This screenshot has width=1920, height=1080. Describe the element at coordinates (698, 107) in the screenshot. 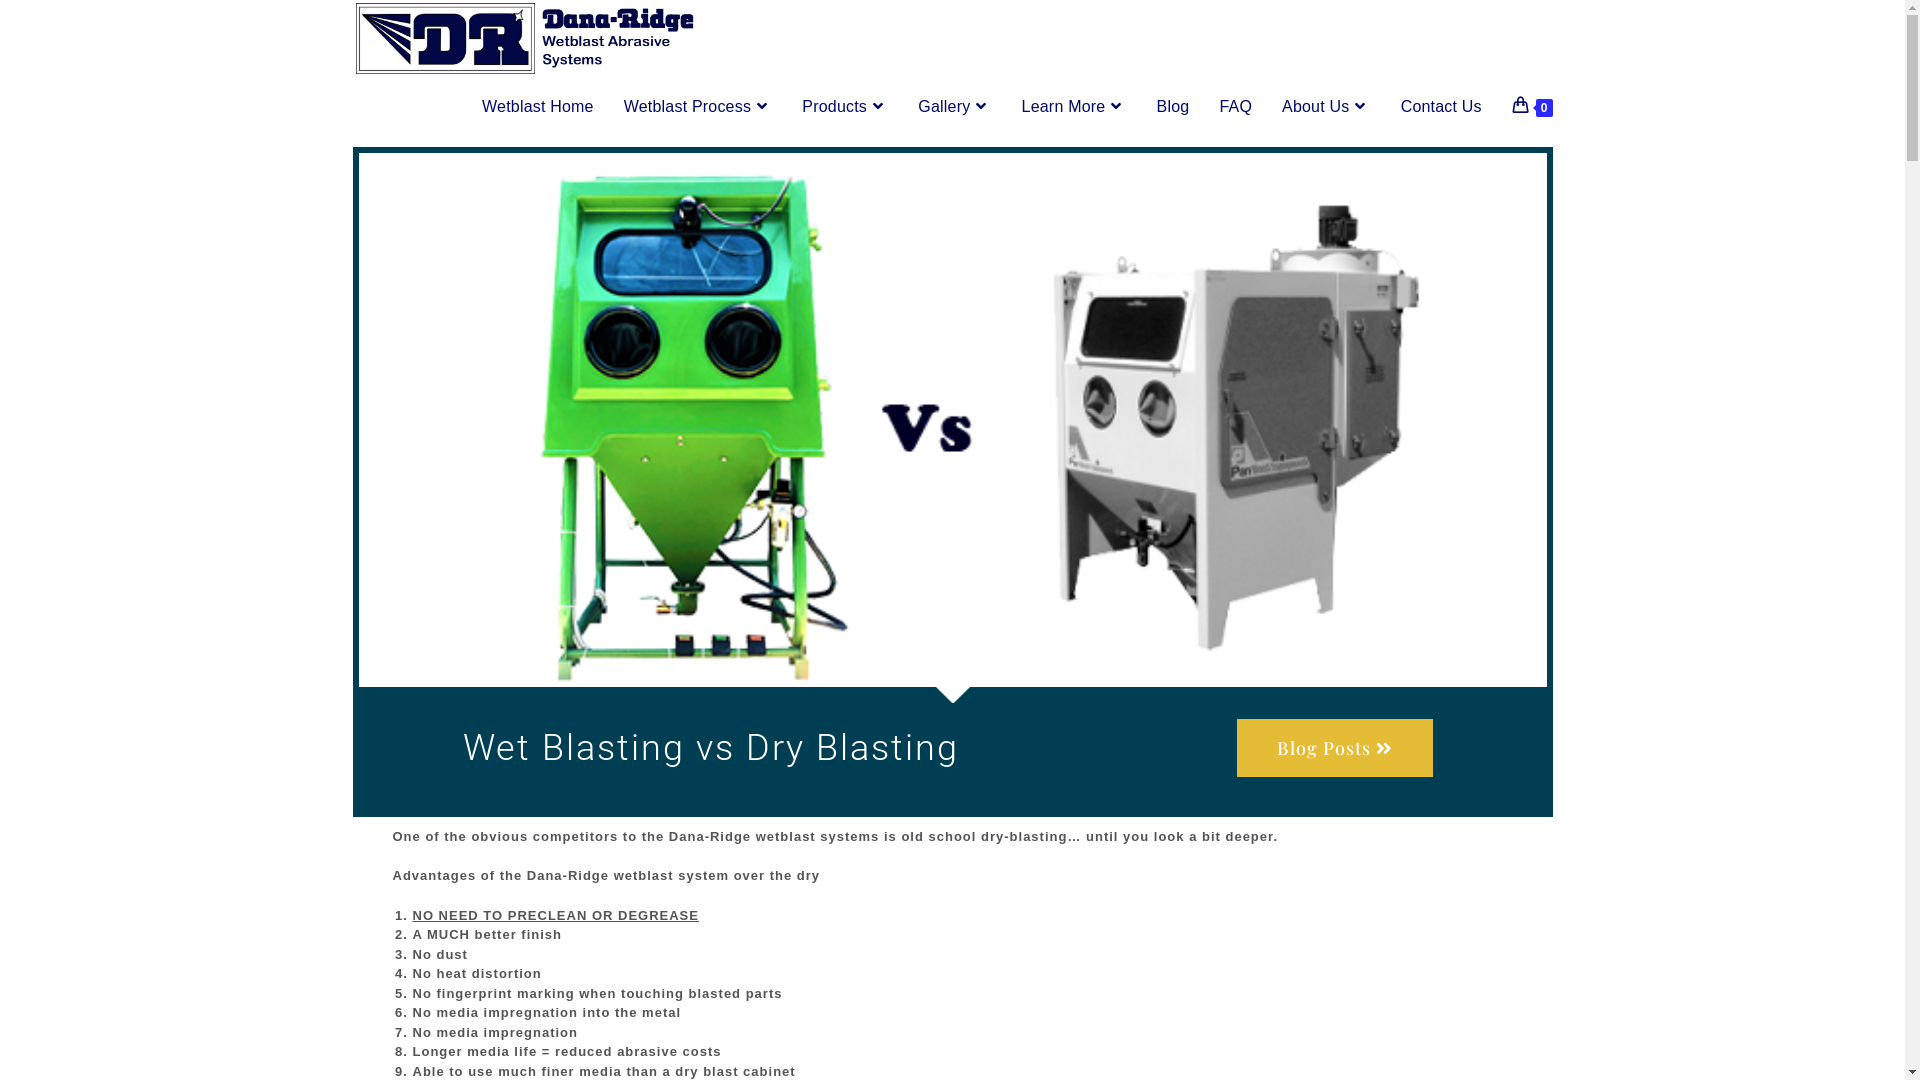

I see `'Wetblast Process'` at that location.